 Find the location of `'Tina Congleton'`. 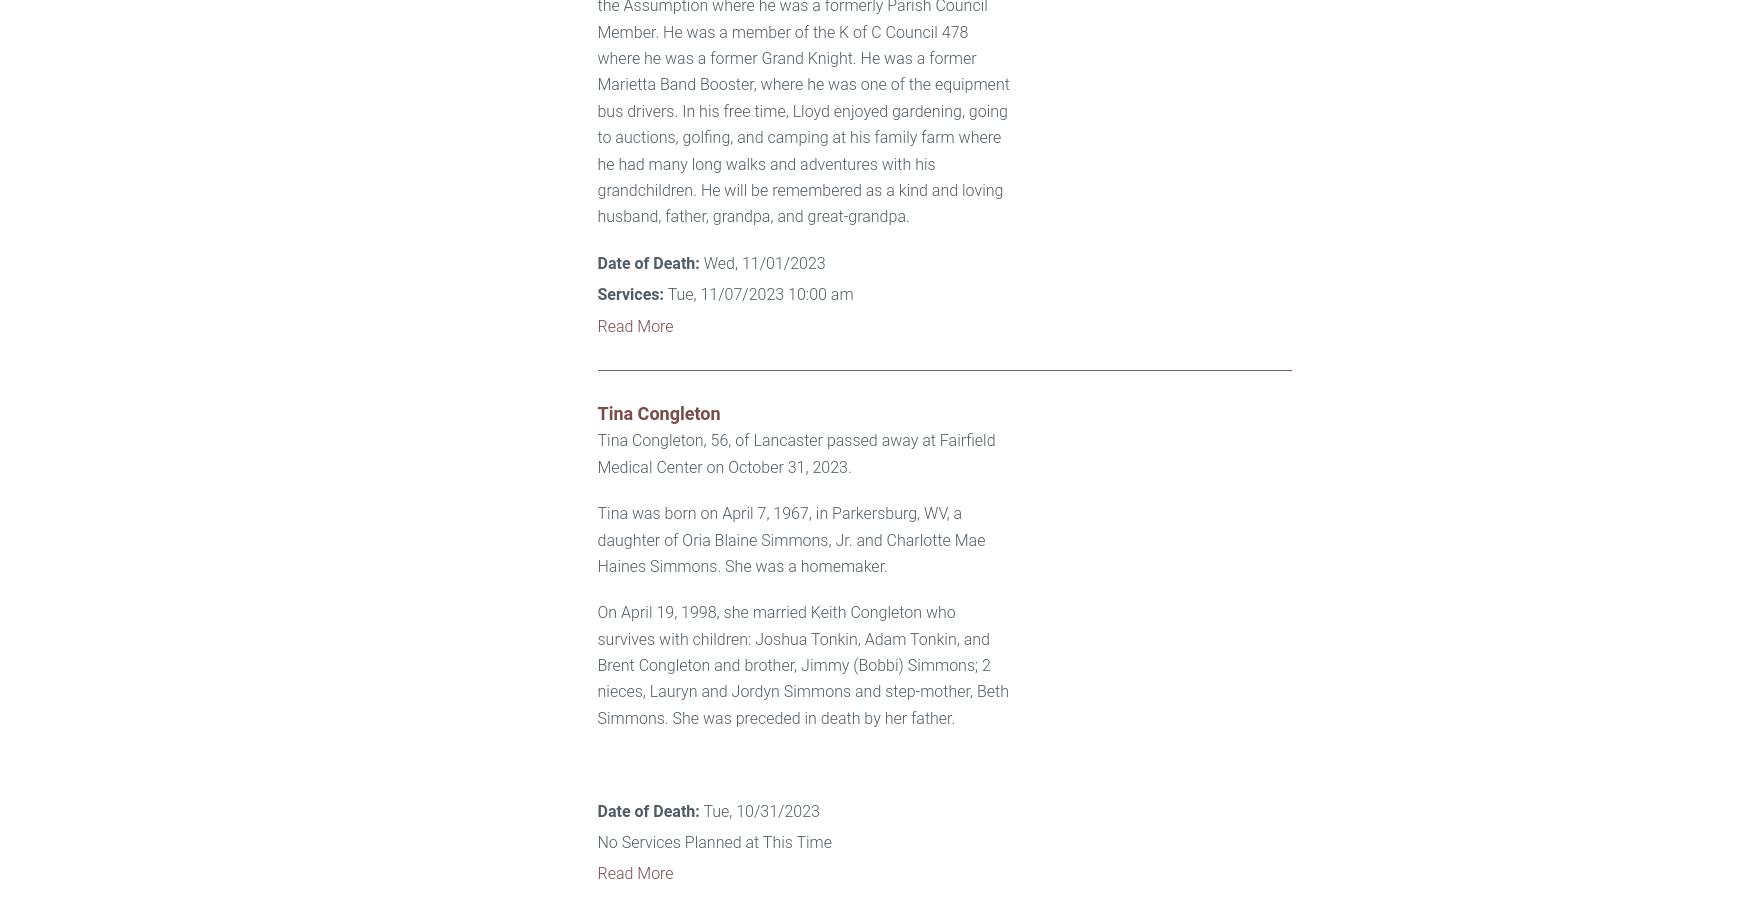

'Tina Congleton' is located at coordinates (657, 411).